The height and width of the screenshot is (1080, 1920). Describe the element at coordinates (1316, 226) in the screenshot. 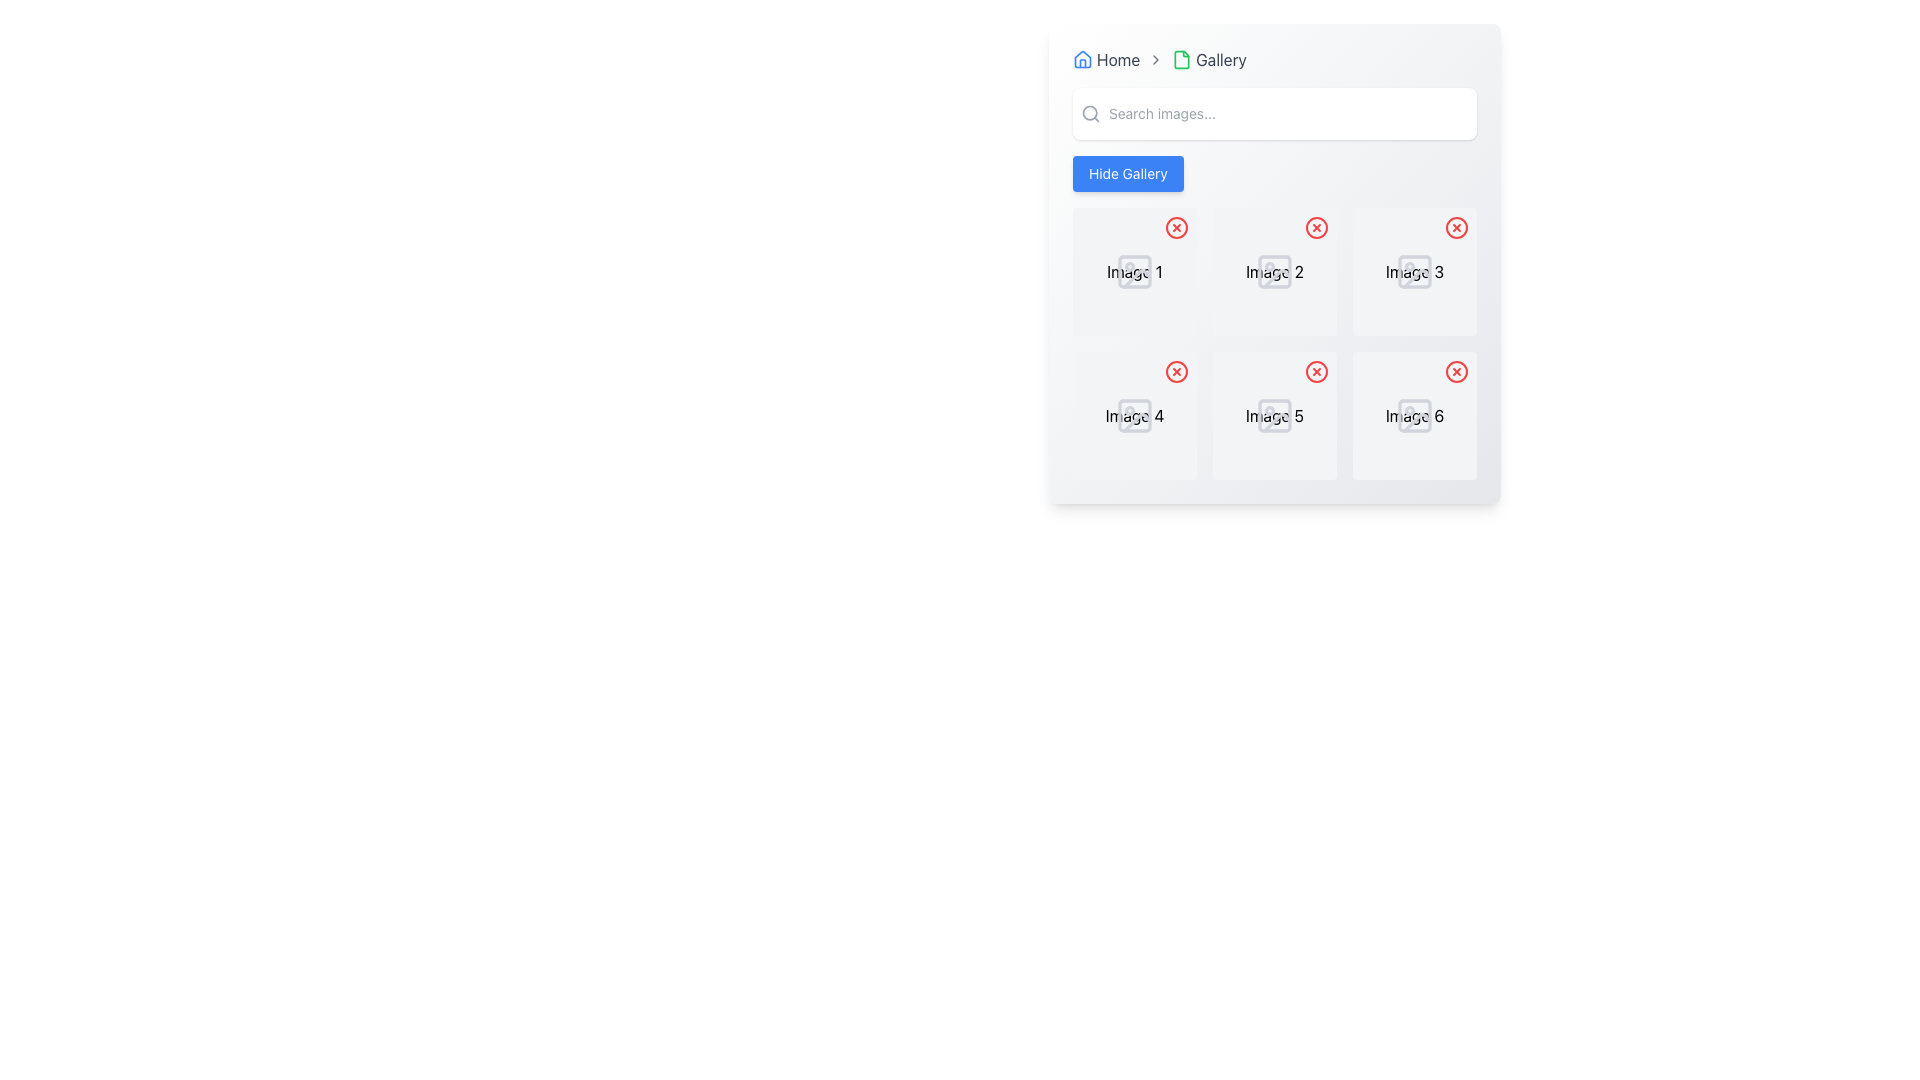

I see `the close button associated with 'Image 2'` at that location.